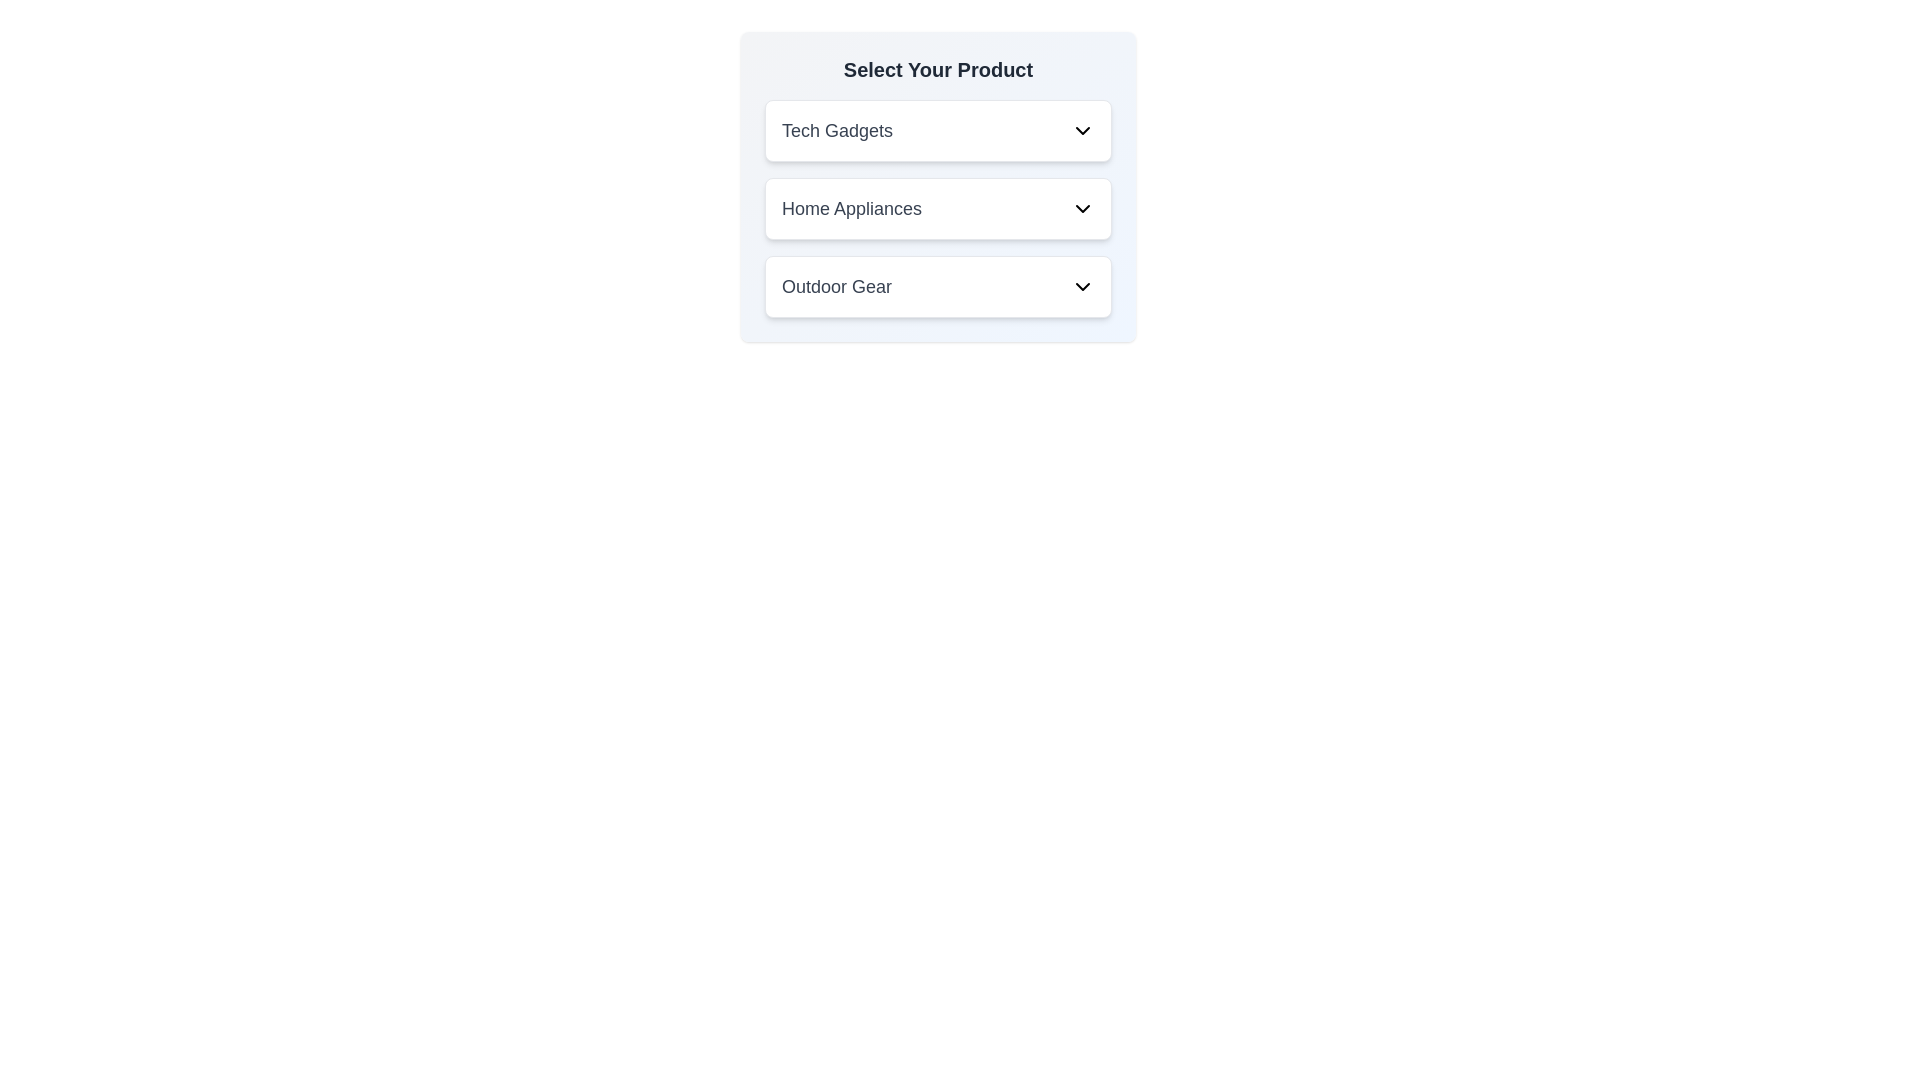 The width and height of the screenshot is (1920, 1080). What do you see at coordinates (837, 131) in the screenshot?
I see `the 'Tech Gadgets' text label in gray font, which is part of a dropdown menu and positioned to the left of the chevron icon` at bounding box center [837, 131].